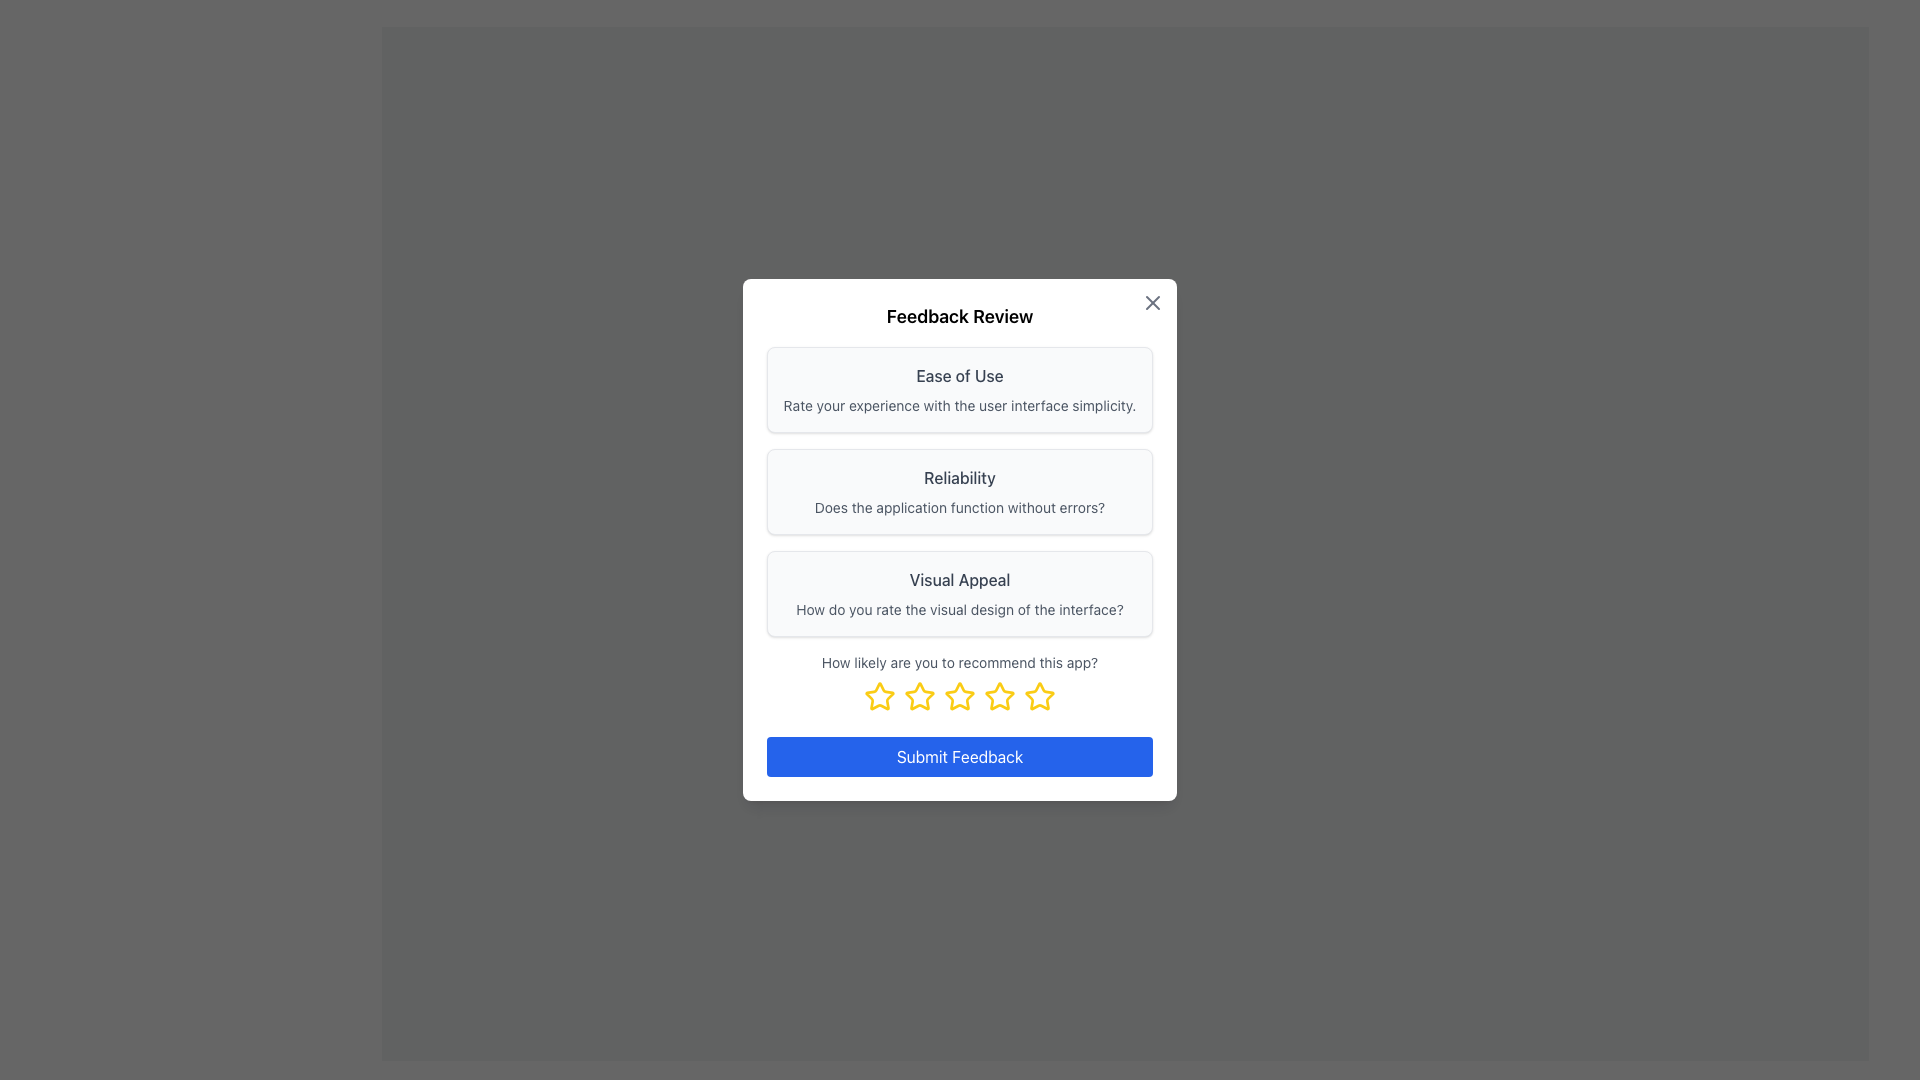 Image resolution: width=1920 pixels, height=1080 pixels. What do you see at coordinates (960, 663) in the screenshot?
I see `contextual text label located in the central modal window, positioned directly above the rating stars` at bounding box center [960, 663].